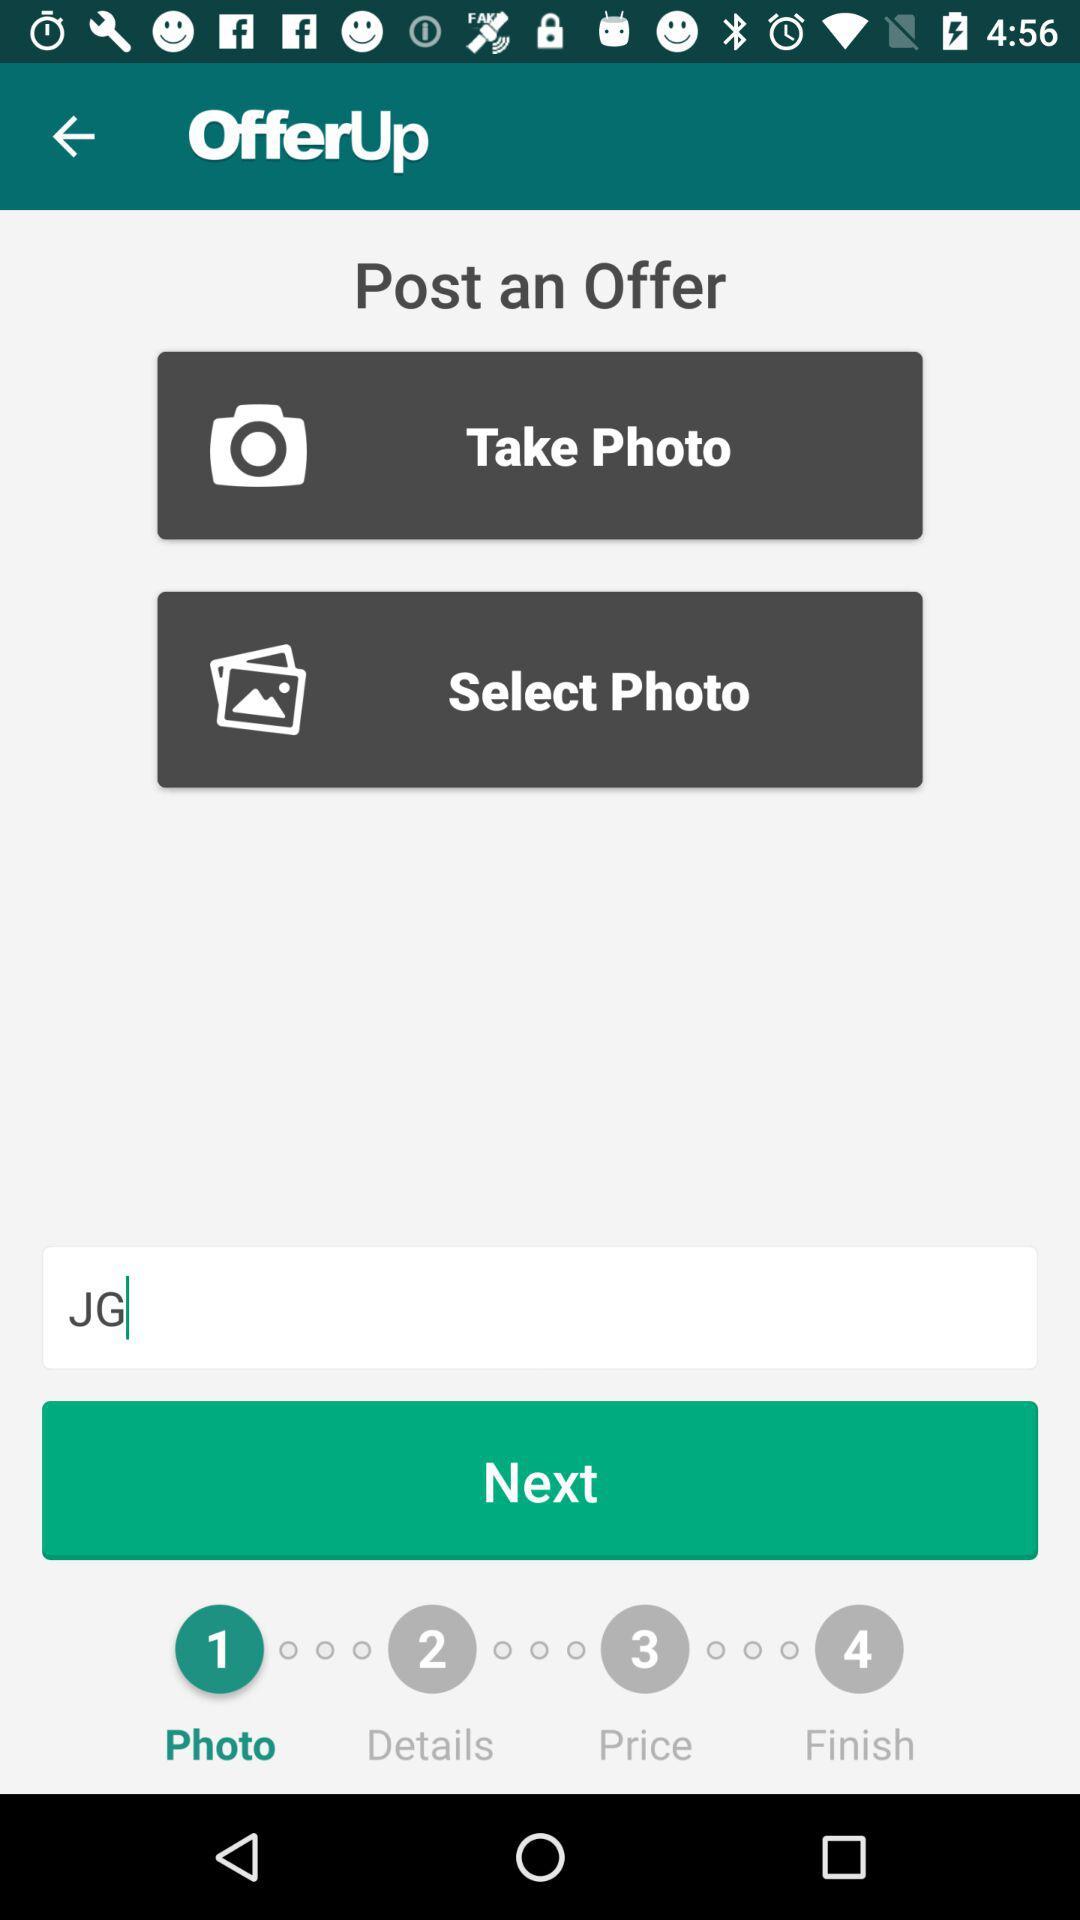 This screenshot has height=1920, width=1080. Describe the element at coordinates (540, 444) in the screenshot. I see `icon above the select photo icon` at that location.